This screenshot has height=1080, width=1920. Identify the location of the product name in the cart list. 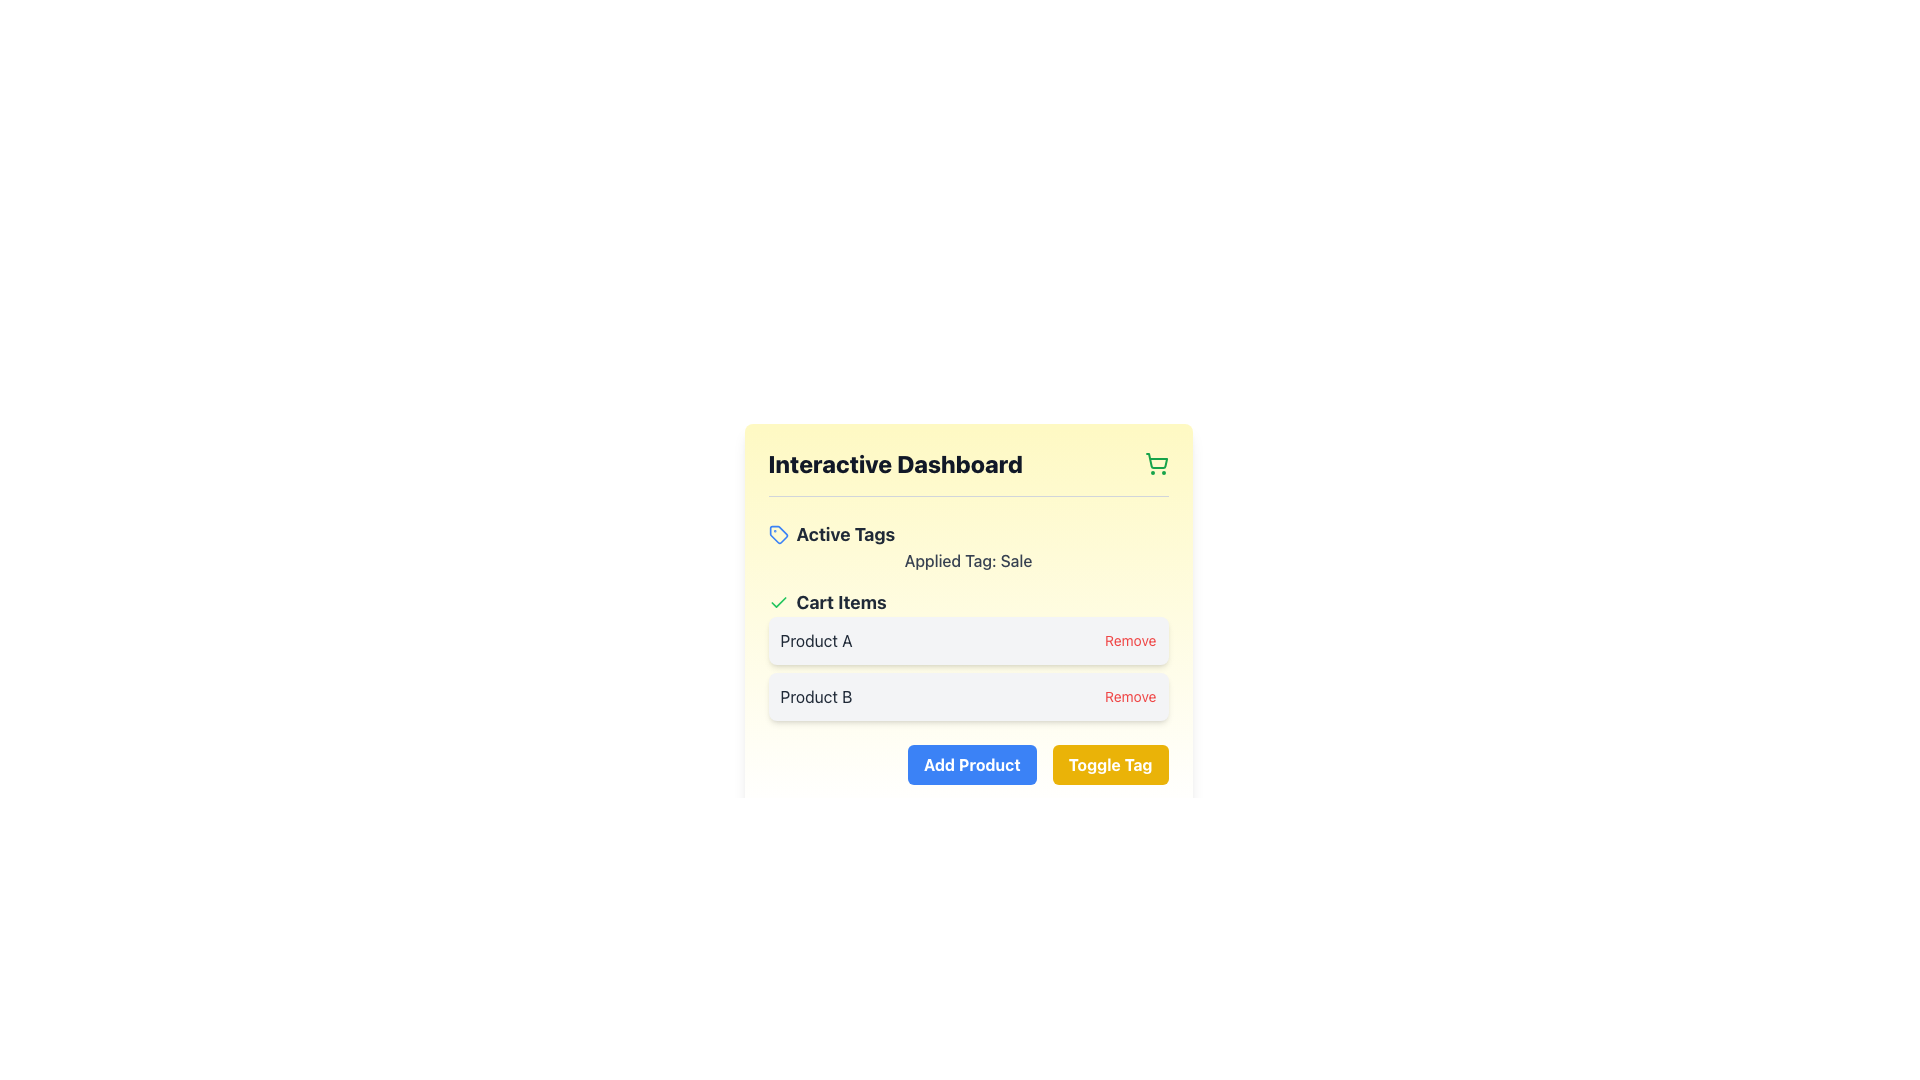
(968, 655).